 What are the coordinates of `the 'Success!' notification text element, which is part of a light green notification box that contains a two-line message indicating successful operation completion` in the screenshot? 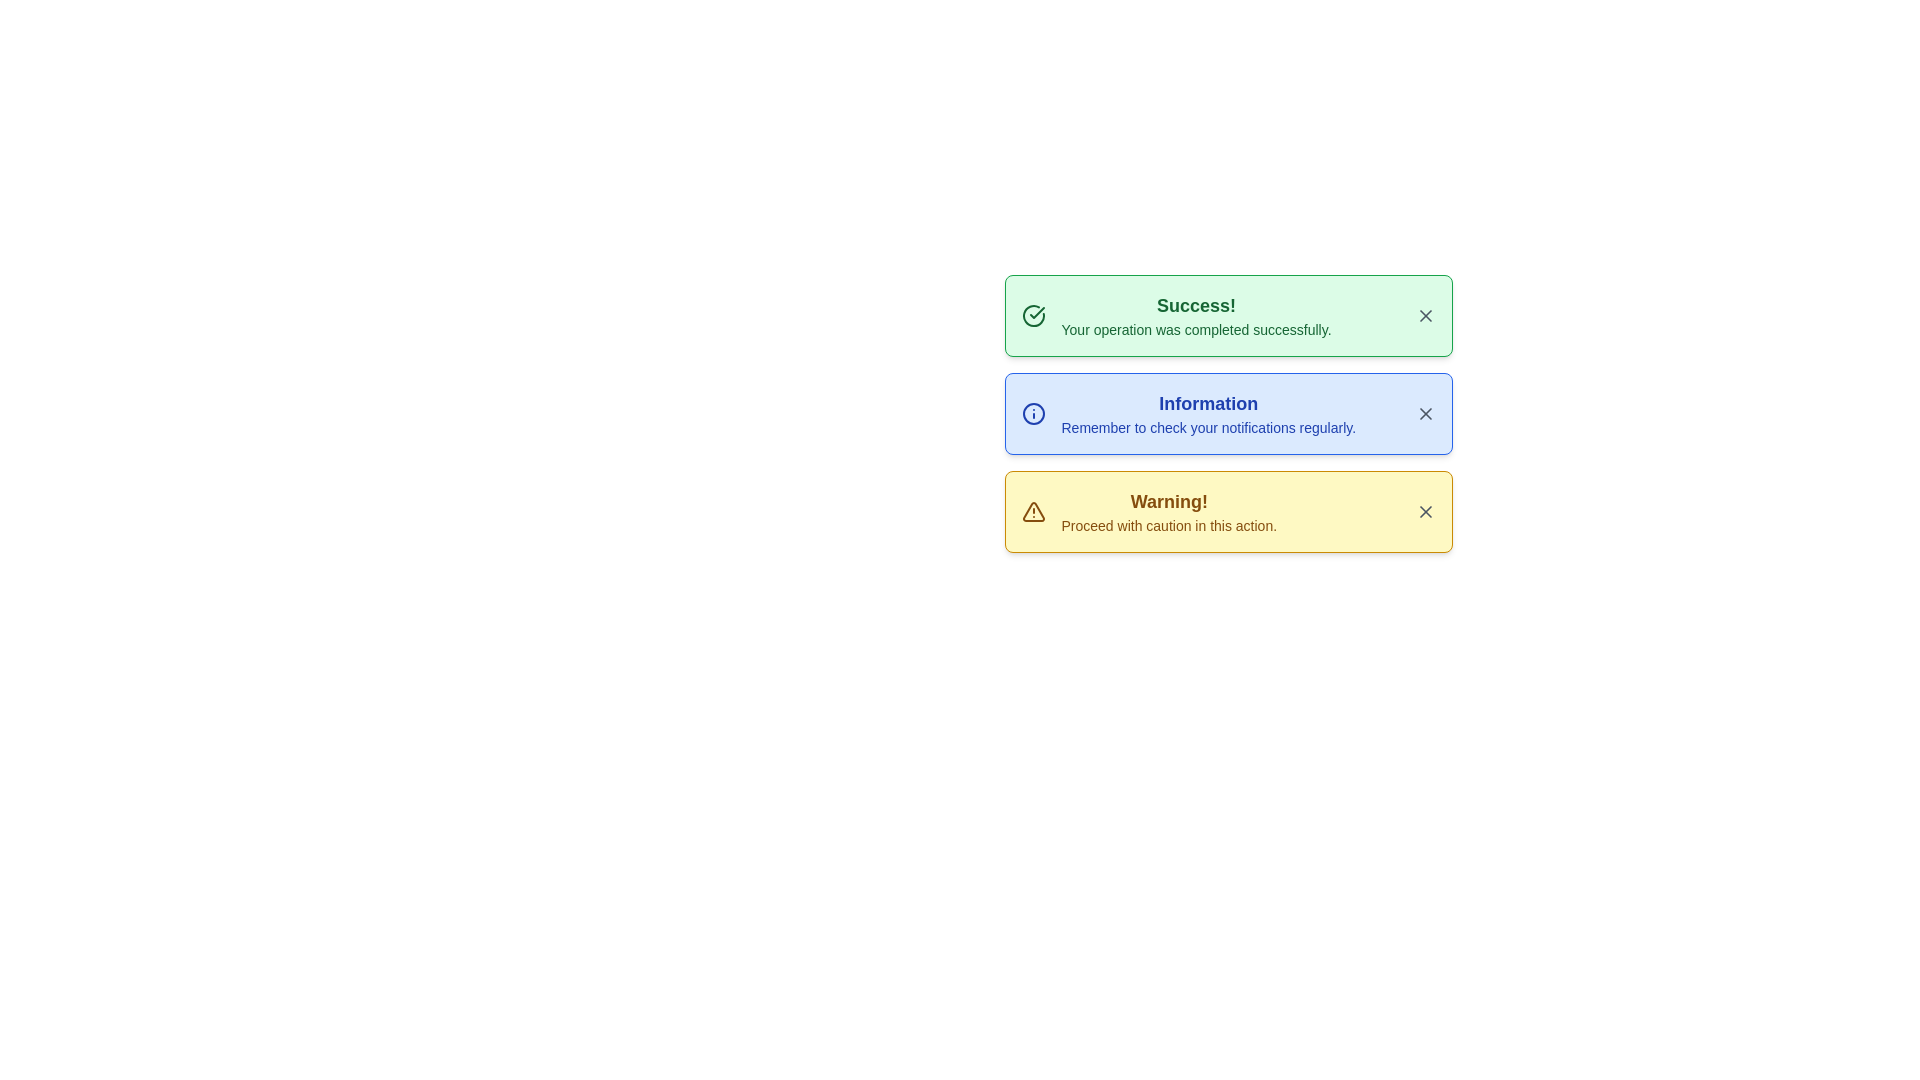 It's located at (1196, 315).